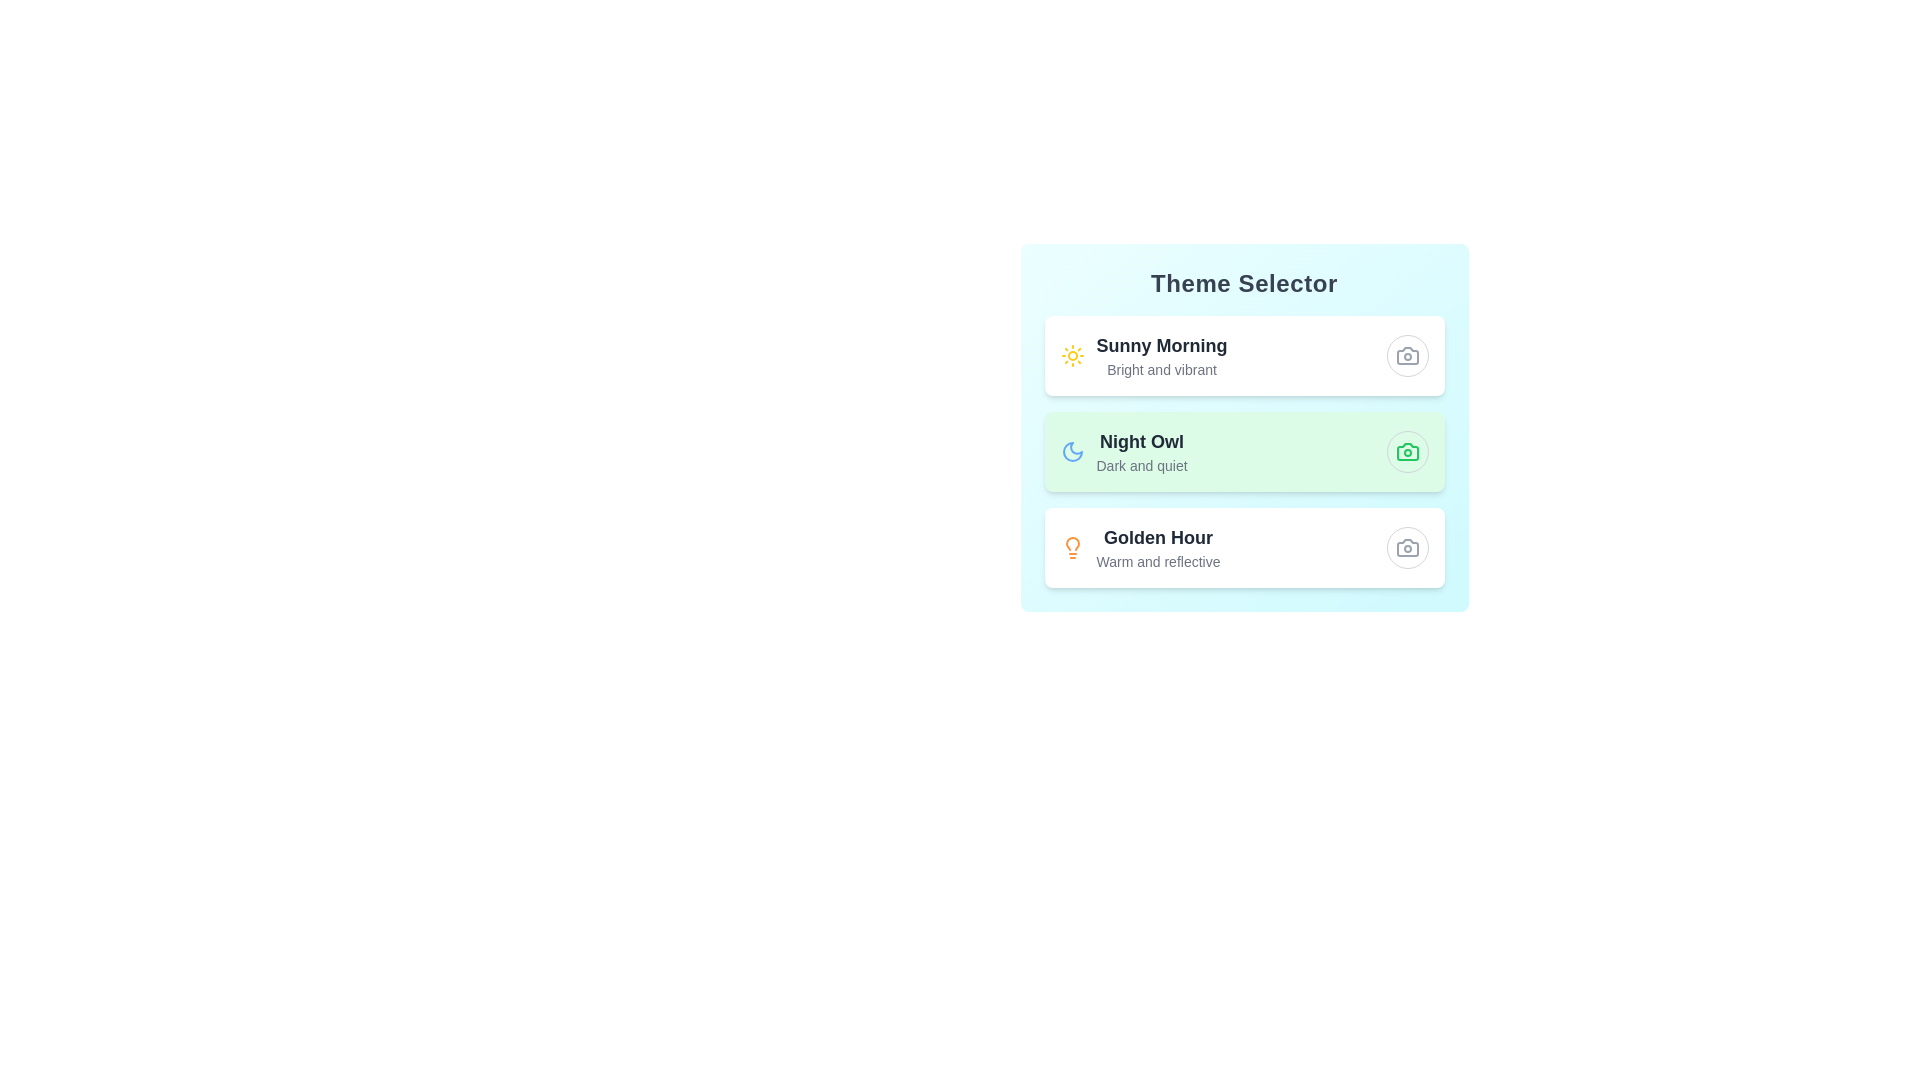 Image resolution: width=1920 pixels, height=1080 pixels. I want to click on the theme Night Owl by clicking its respective button, so click(1406, 451).